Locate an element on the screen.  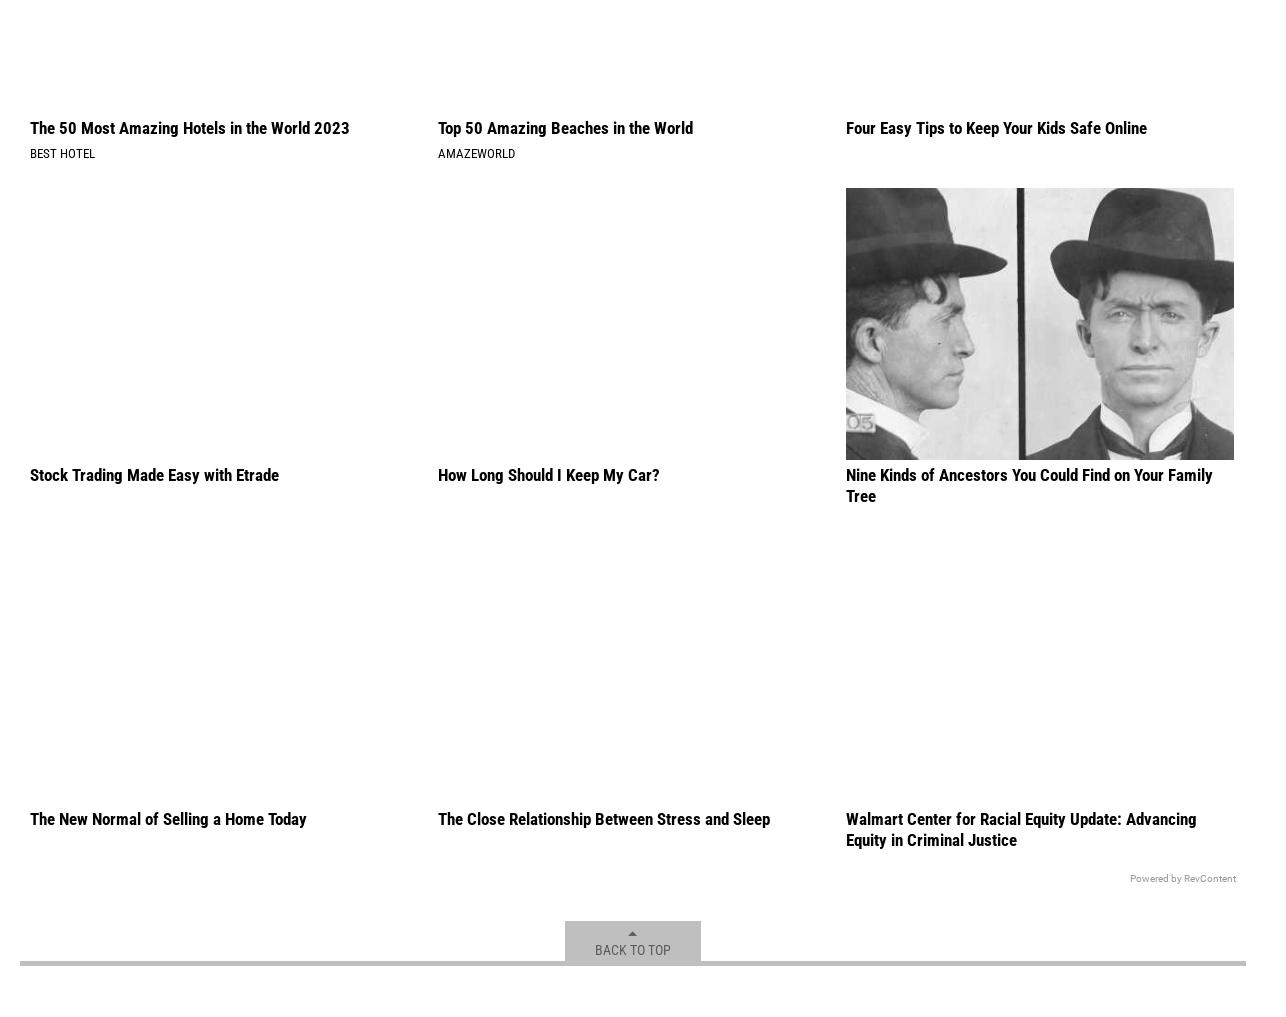
'AmazeWorld' is located at coordinates (475, 448).